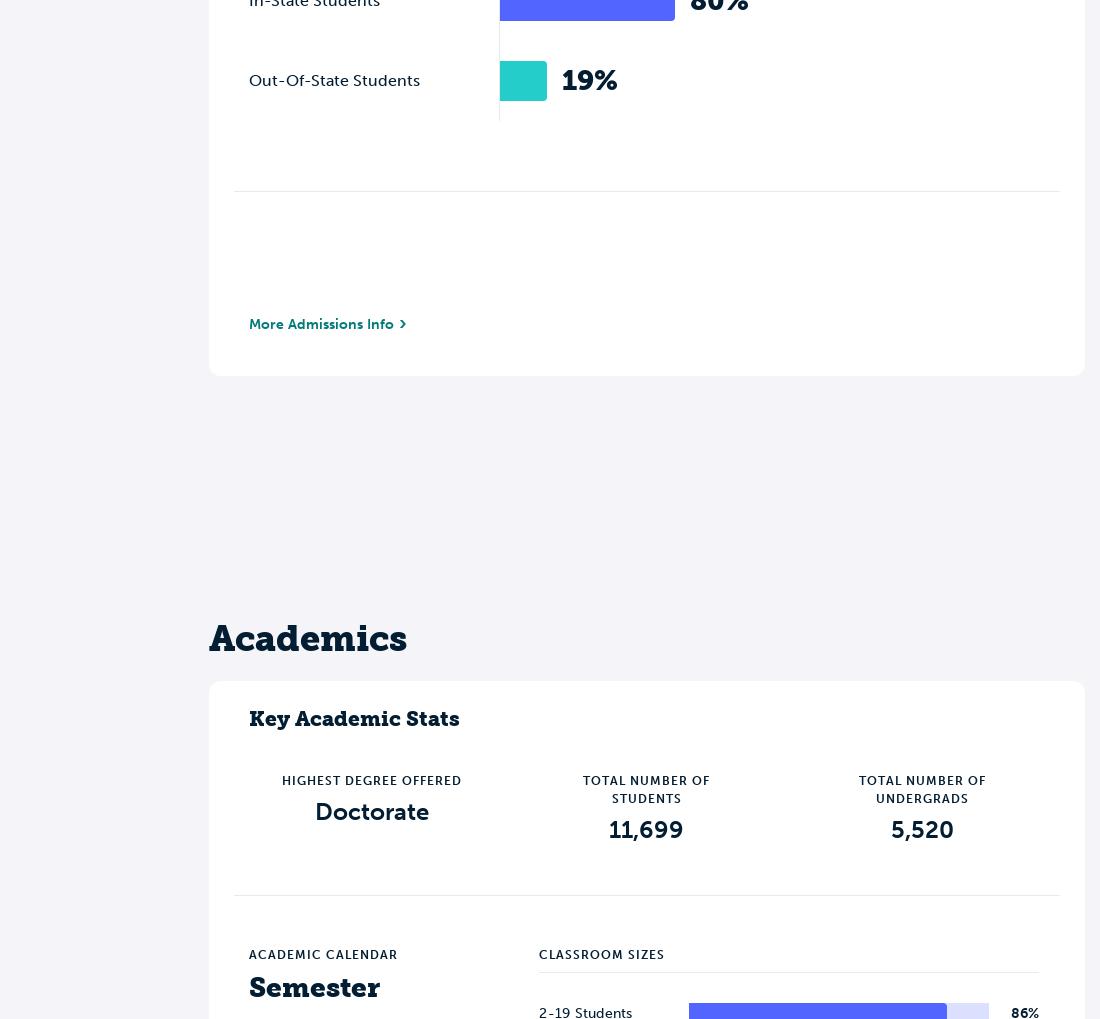 The height and width of the screenshot is (1019, 1100). Describe the element at coordinates (601, 954) in the screenshot. I see `'Classroom Sizes'` at that location.